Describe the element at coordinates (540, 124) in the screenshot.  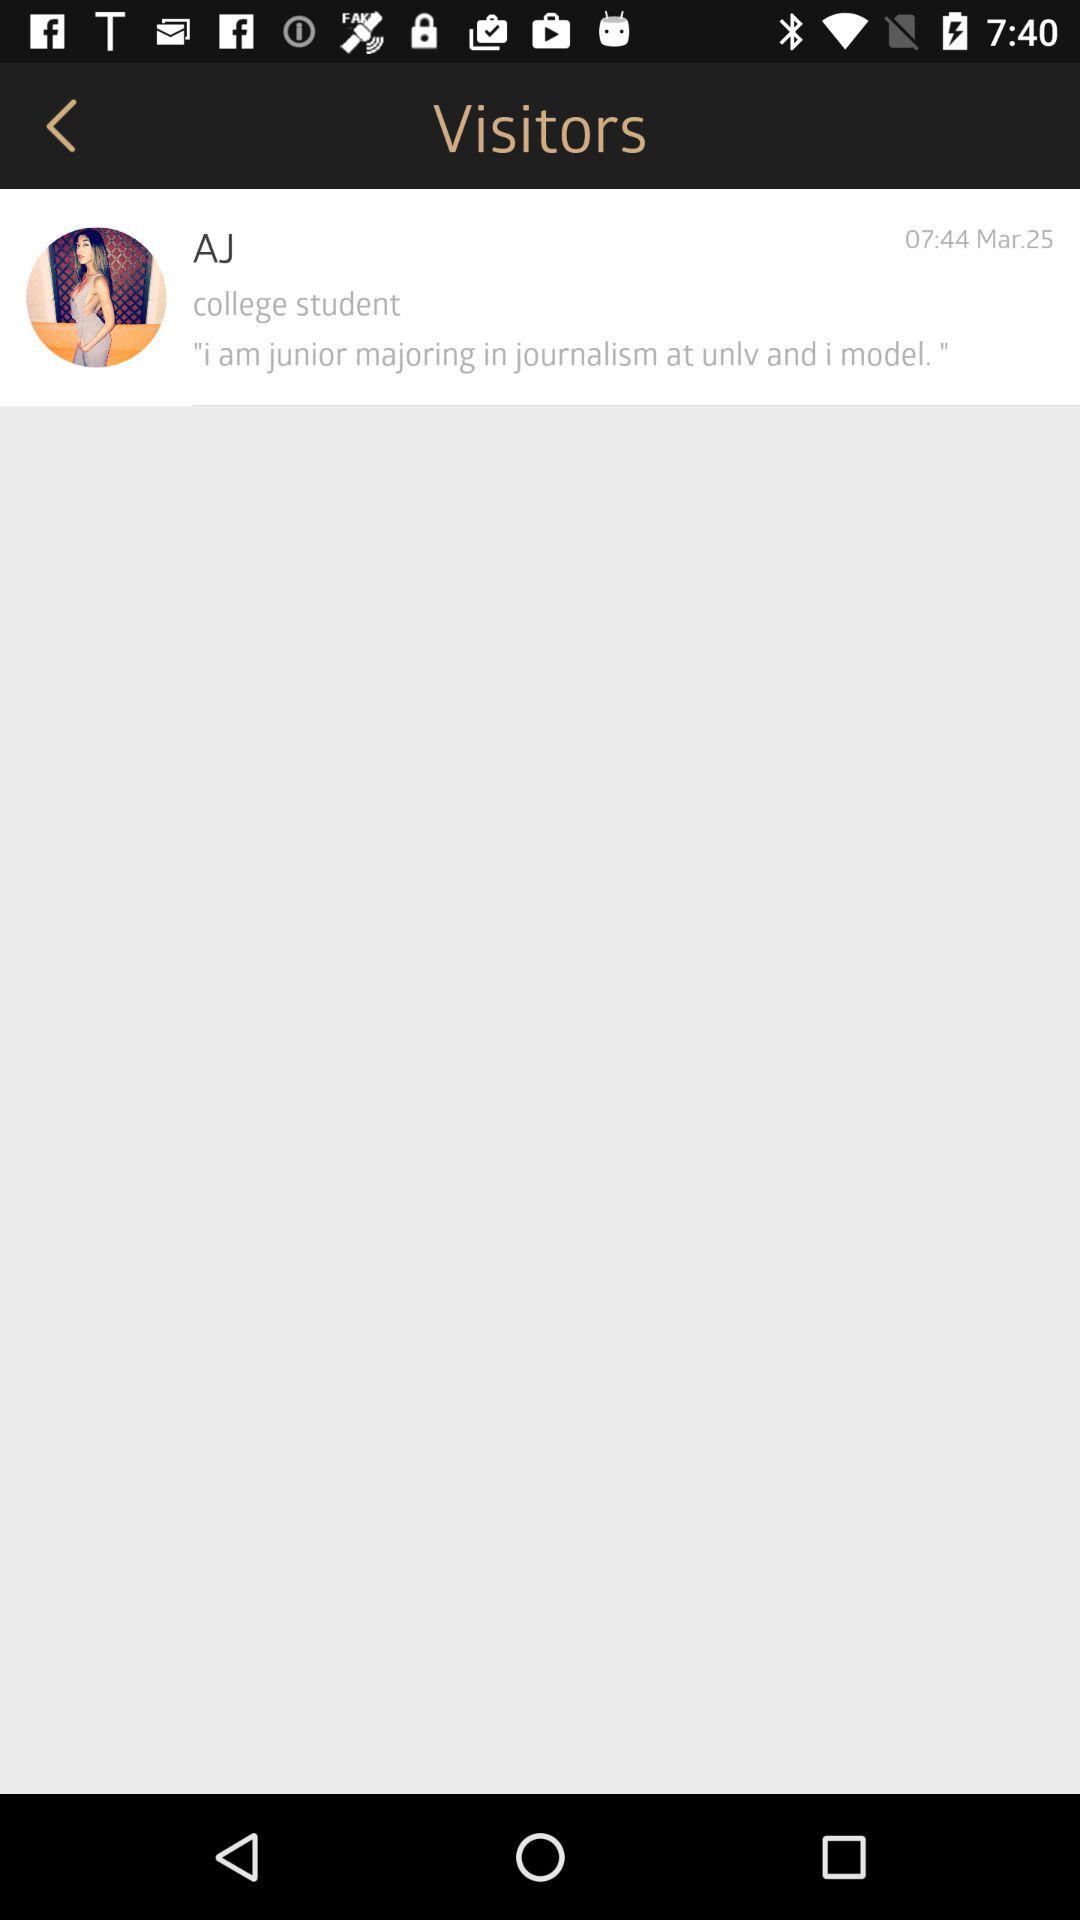
I see `visitors item` at that location.